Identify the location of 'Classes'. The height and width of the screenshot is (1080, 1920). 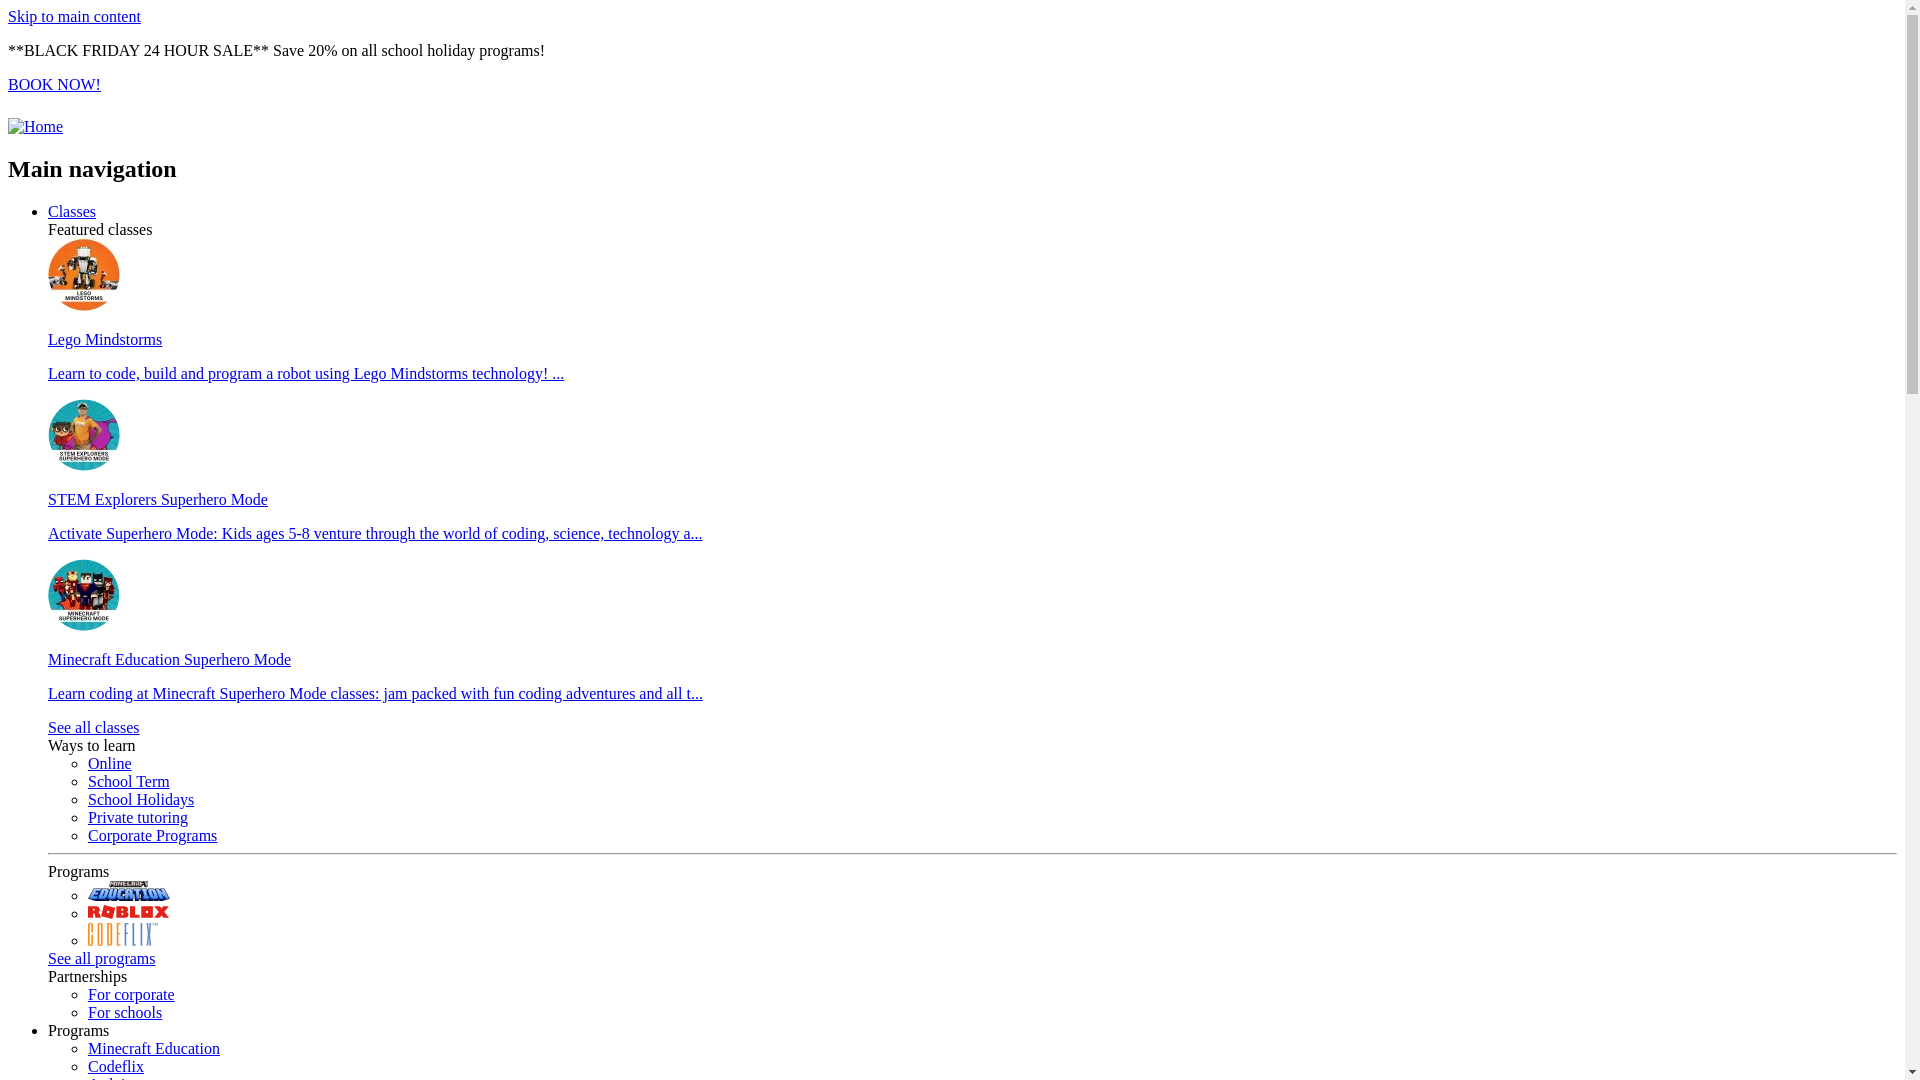
(72, 211).